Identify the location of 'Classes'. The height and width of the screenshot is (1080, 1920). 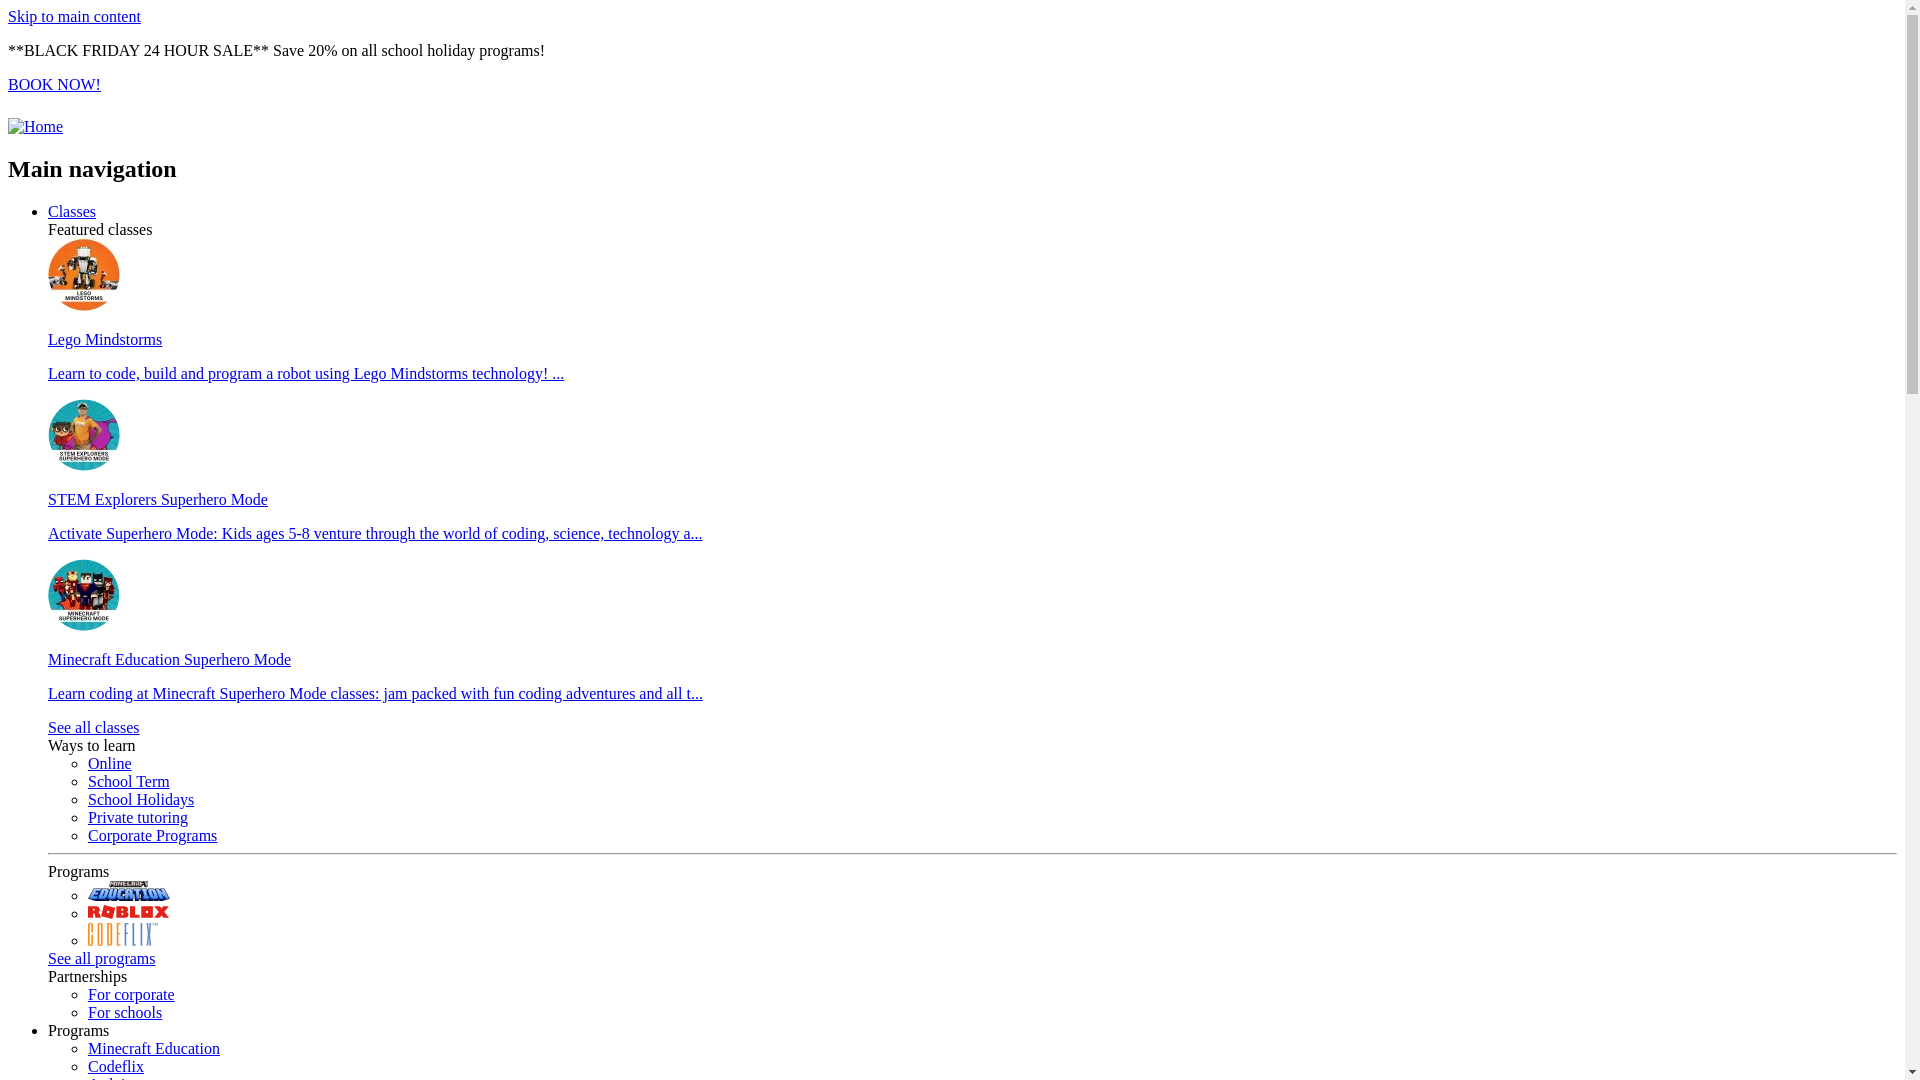
(72, 211).